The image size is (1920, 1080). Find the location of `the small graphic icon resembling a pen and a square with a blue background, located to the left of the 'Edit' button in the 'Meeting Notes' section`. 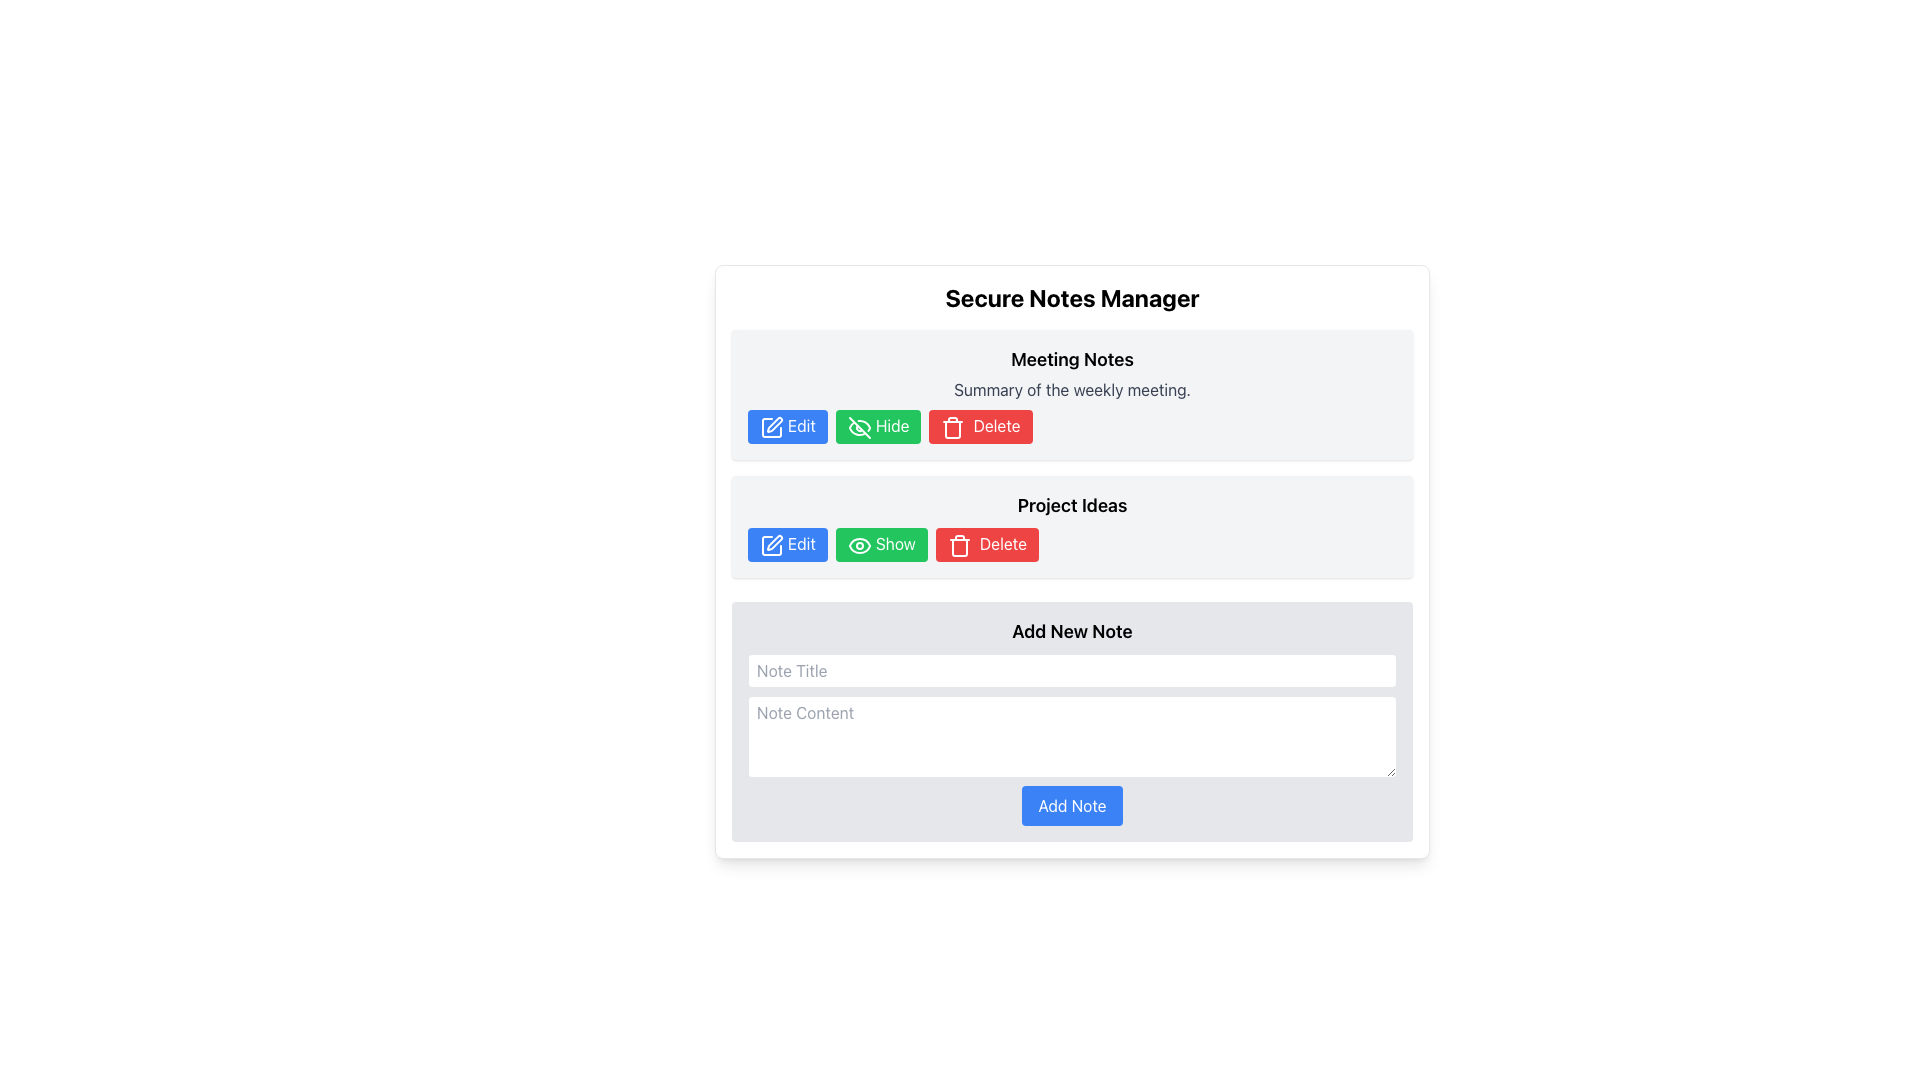

the small graphic icon resembling a pen and a square with a blue background, located to the left of the 'Edit' button in the 'Meeting Notes' section is located at coordinates (771, 426).